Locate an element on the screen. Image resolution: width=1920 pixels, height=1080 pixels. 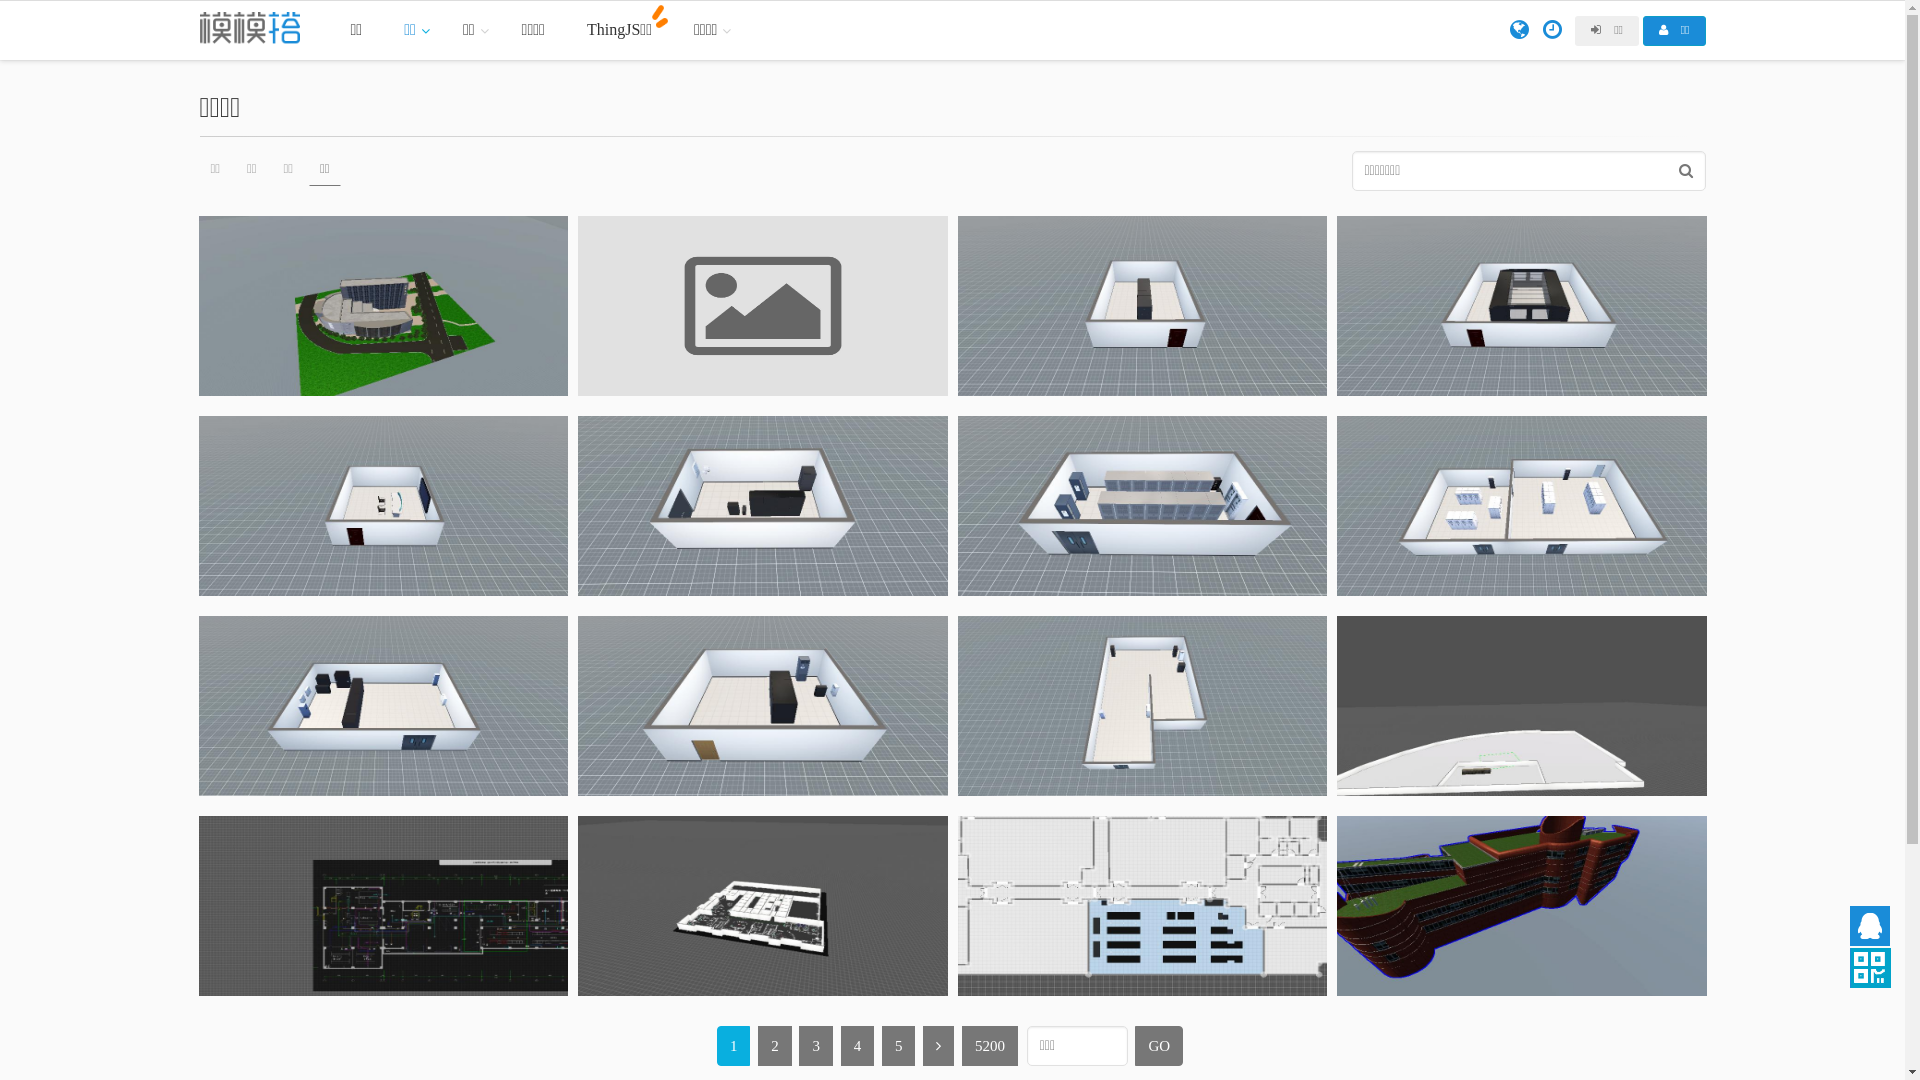
'5200' is located at coordinates (989, 1044).